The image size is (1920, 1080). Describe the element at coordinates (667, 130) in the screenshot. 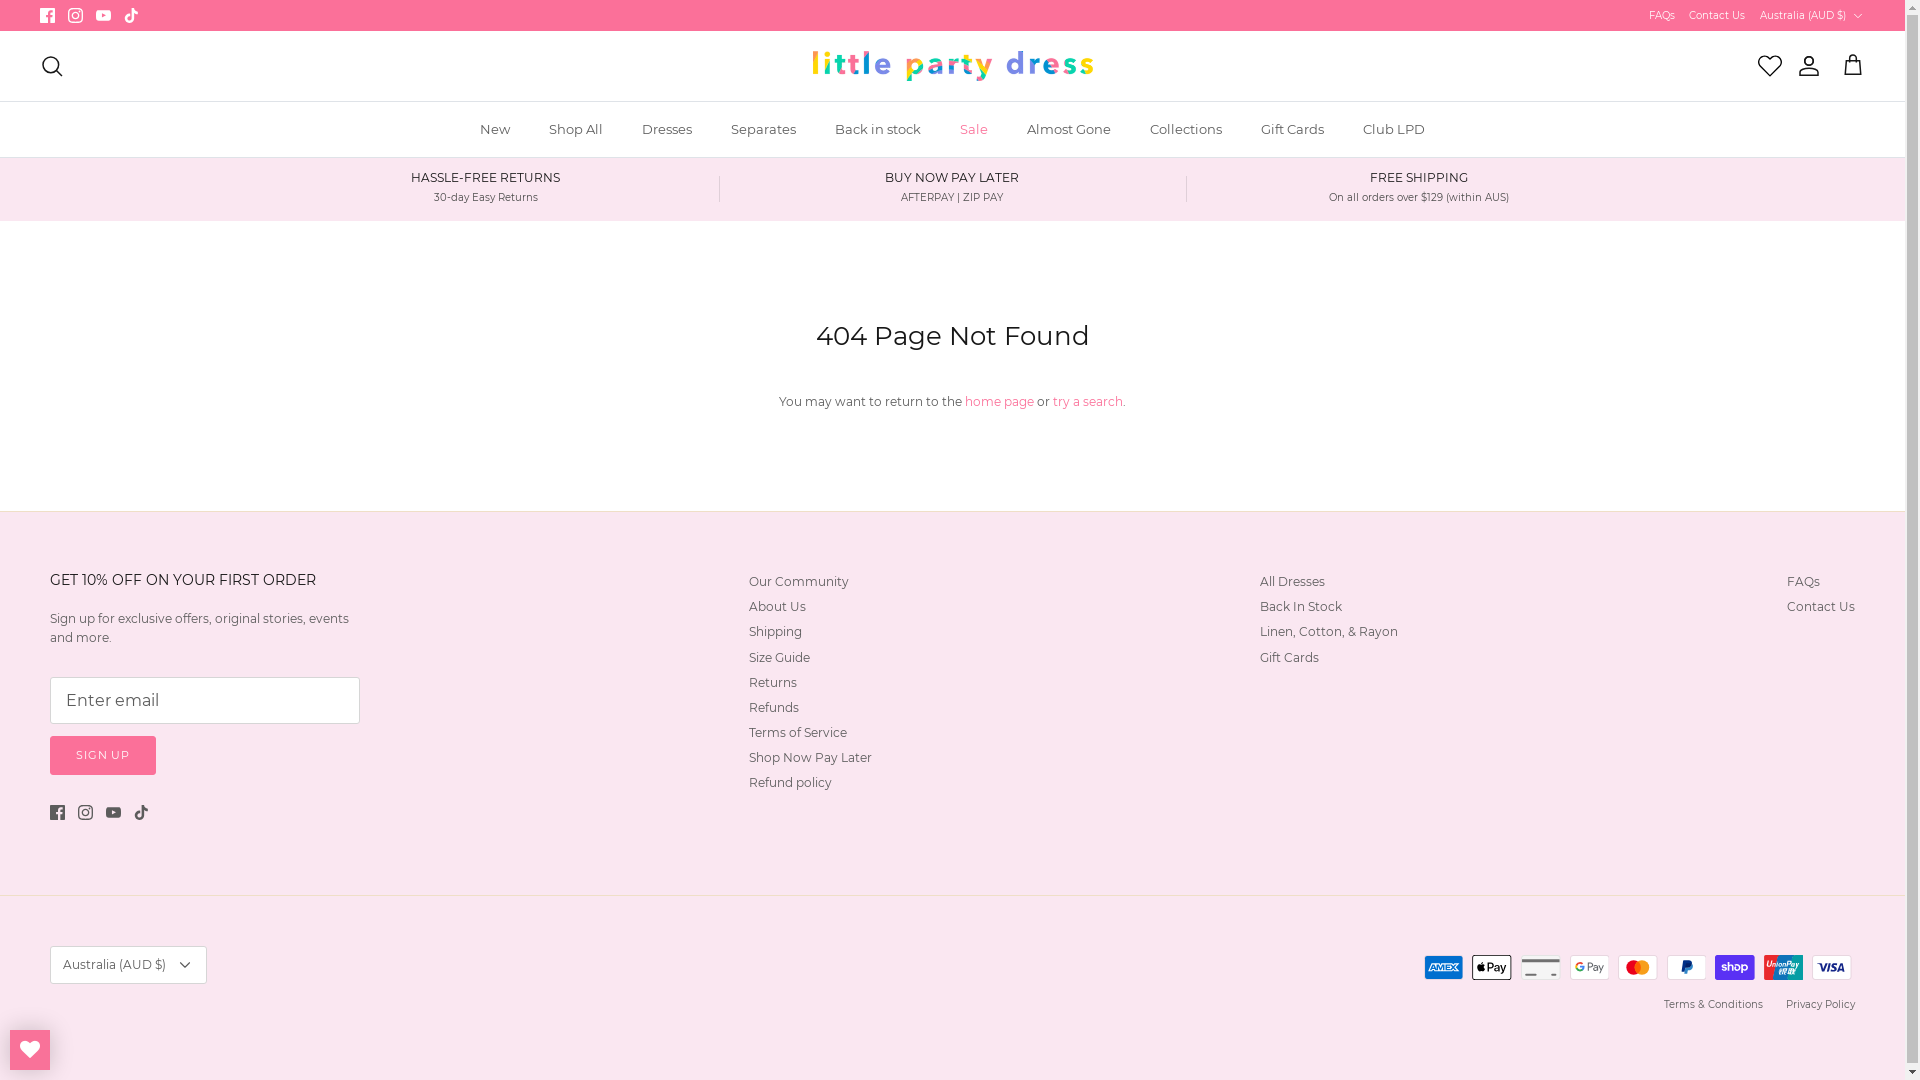

I see `'Dresses'` at that location.